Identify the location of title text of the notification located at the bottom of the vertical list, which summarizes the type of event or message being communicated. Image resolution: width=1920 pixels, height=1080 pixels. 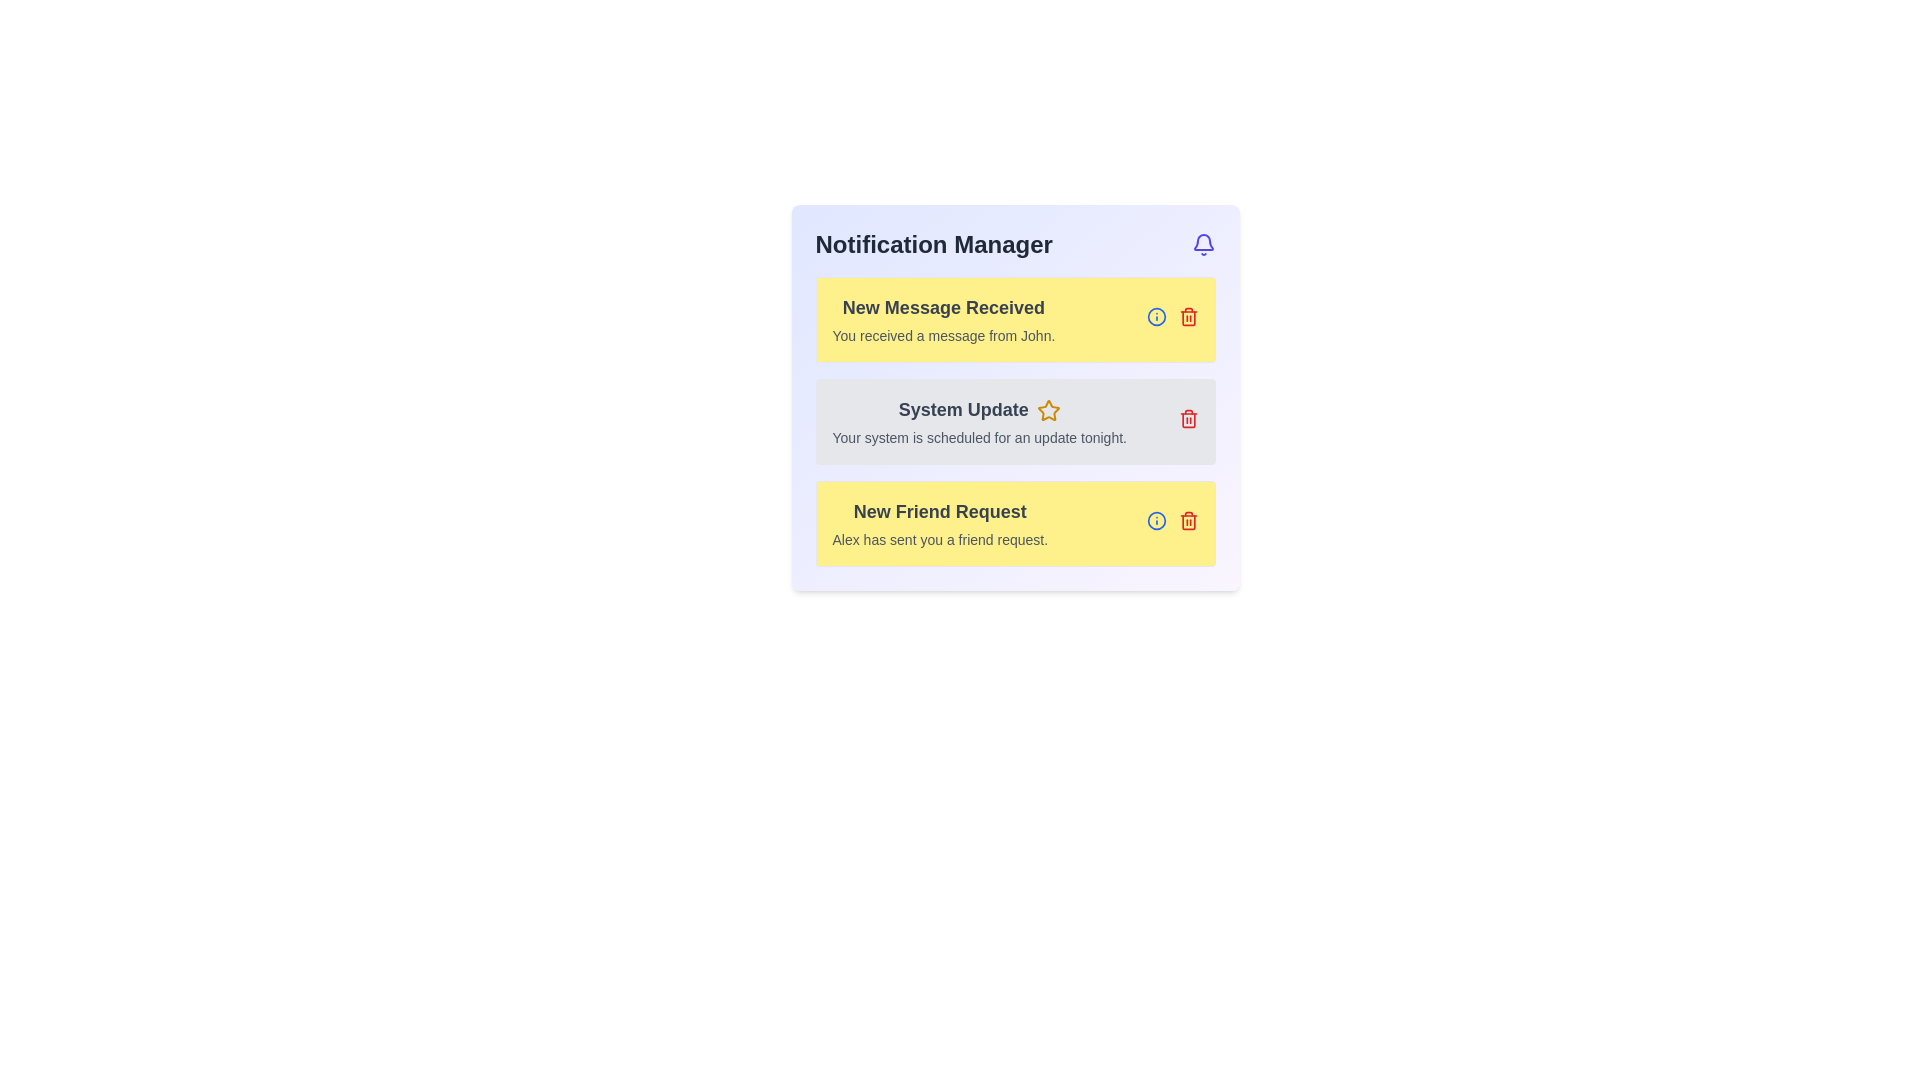
(939, 511).